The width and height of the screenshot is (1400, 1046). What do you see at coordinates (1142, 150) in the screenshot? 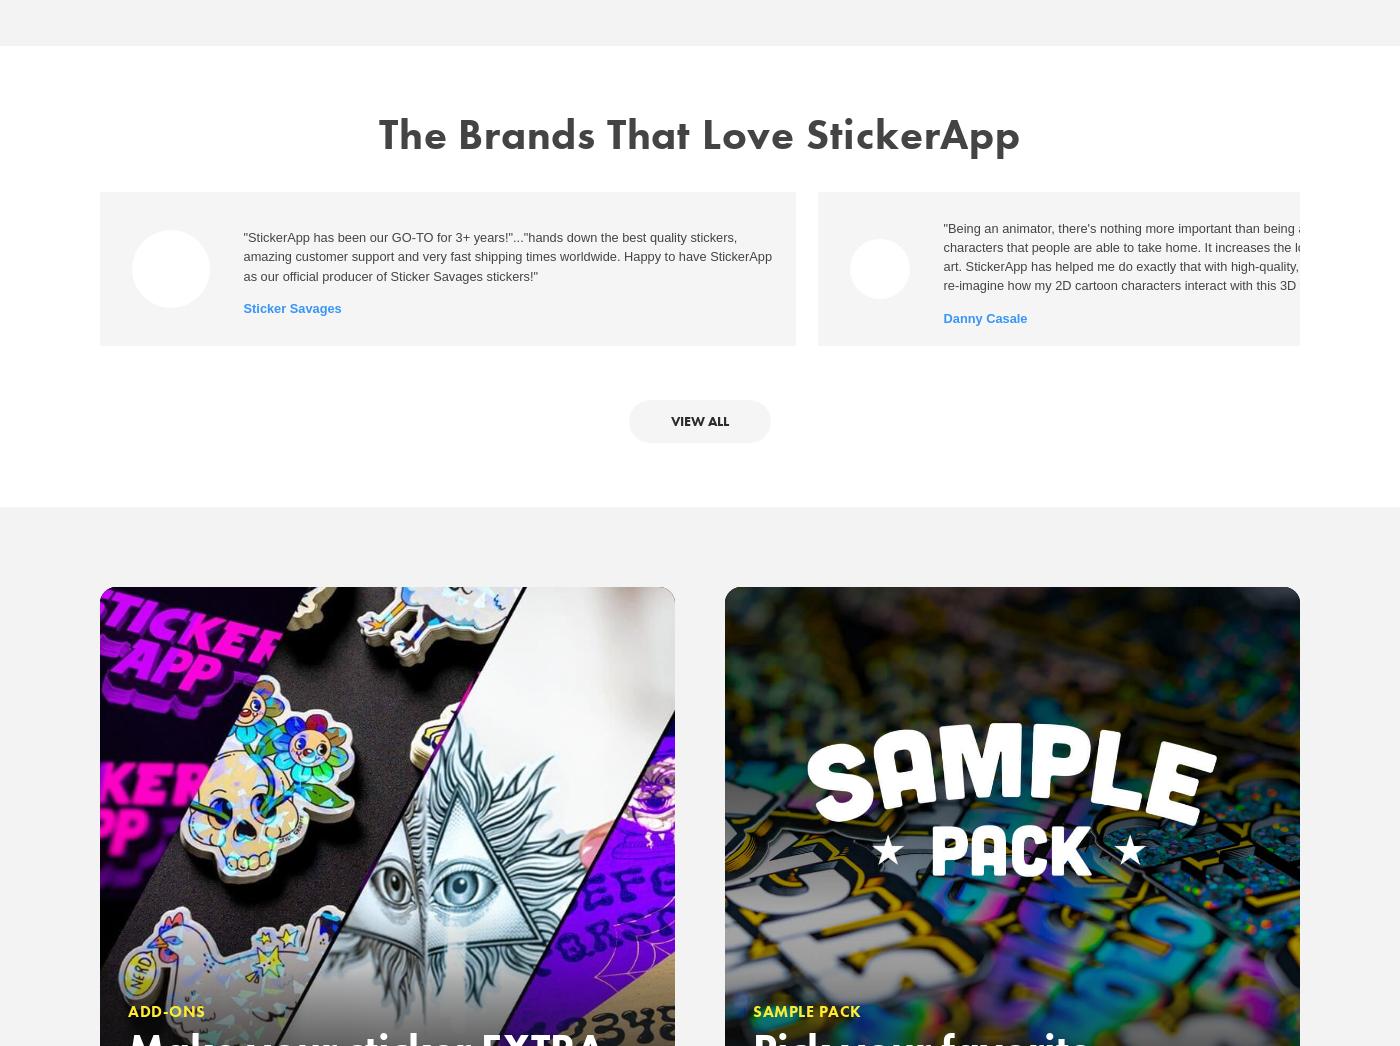
I see `'Press'` at bounding box center [1142, 150].